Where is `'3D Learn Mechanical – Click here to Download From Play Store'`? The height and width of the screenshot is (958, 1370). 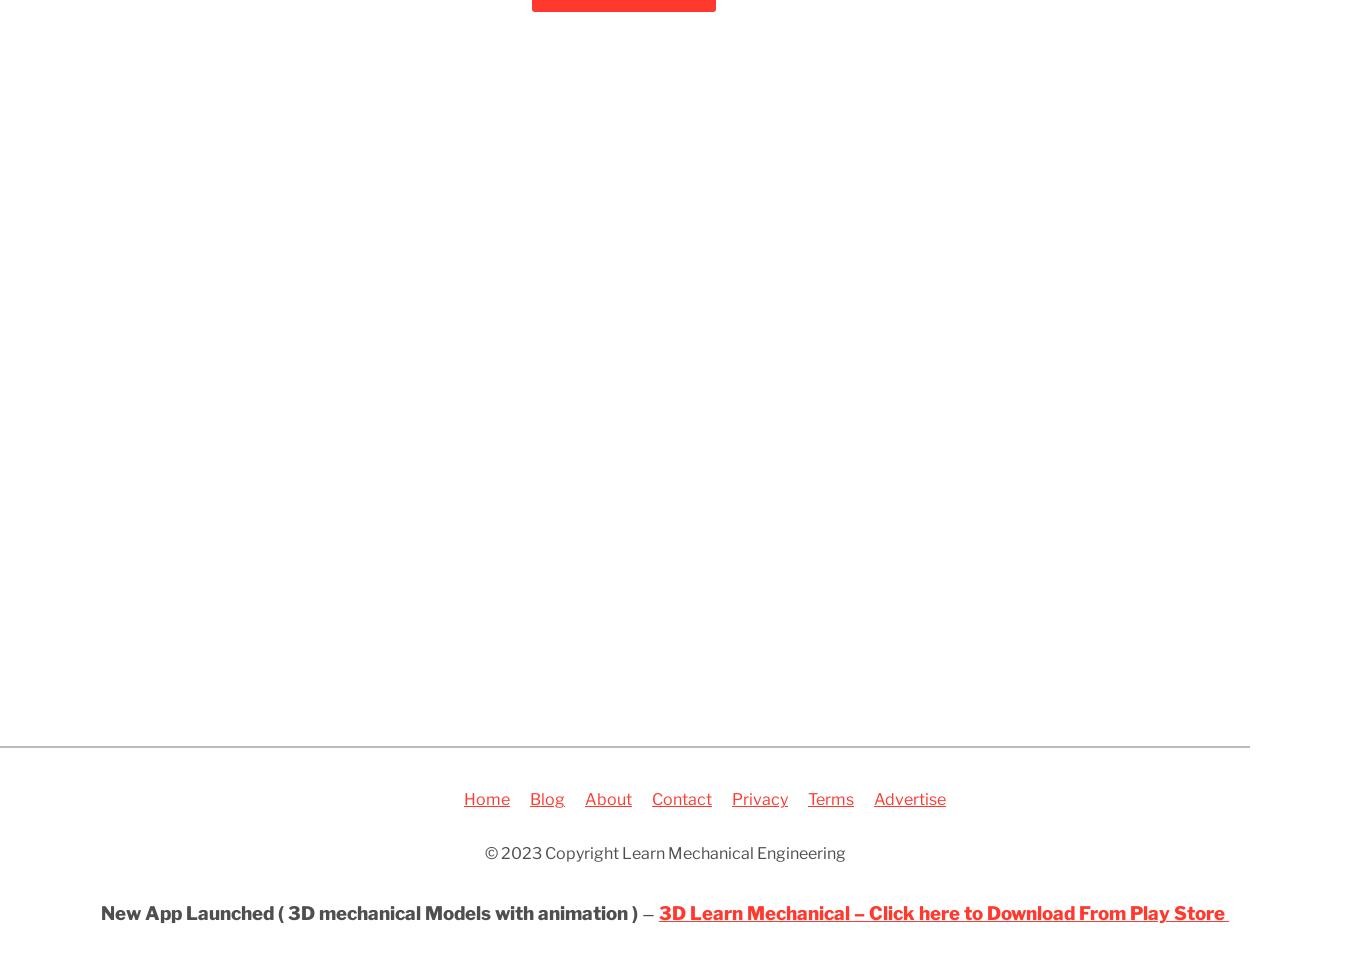 '3D Learn Mechanical – Click here to Download From Play Store' is located at coordinates (657, 913).